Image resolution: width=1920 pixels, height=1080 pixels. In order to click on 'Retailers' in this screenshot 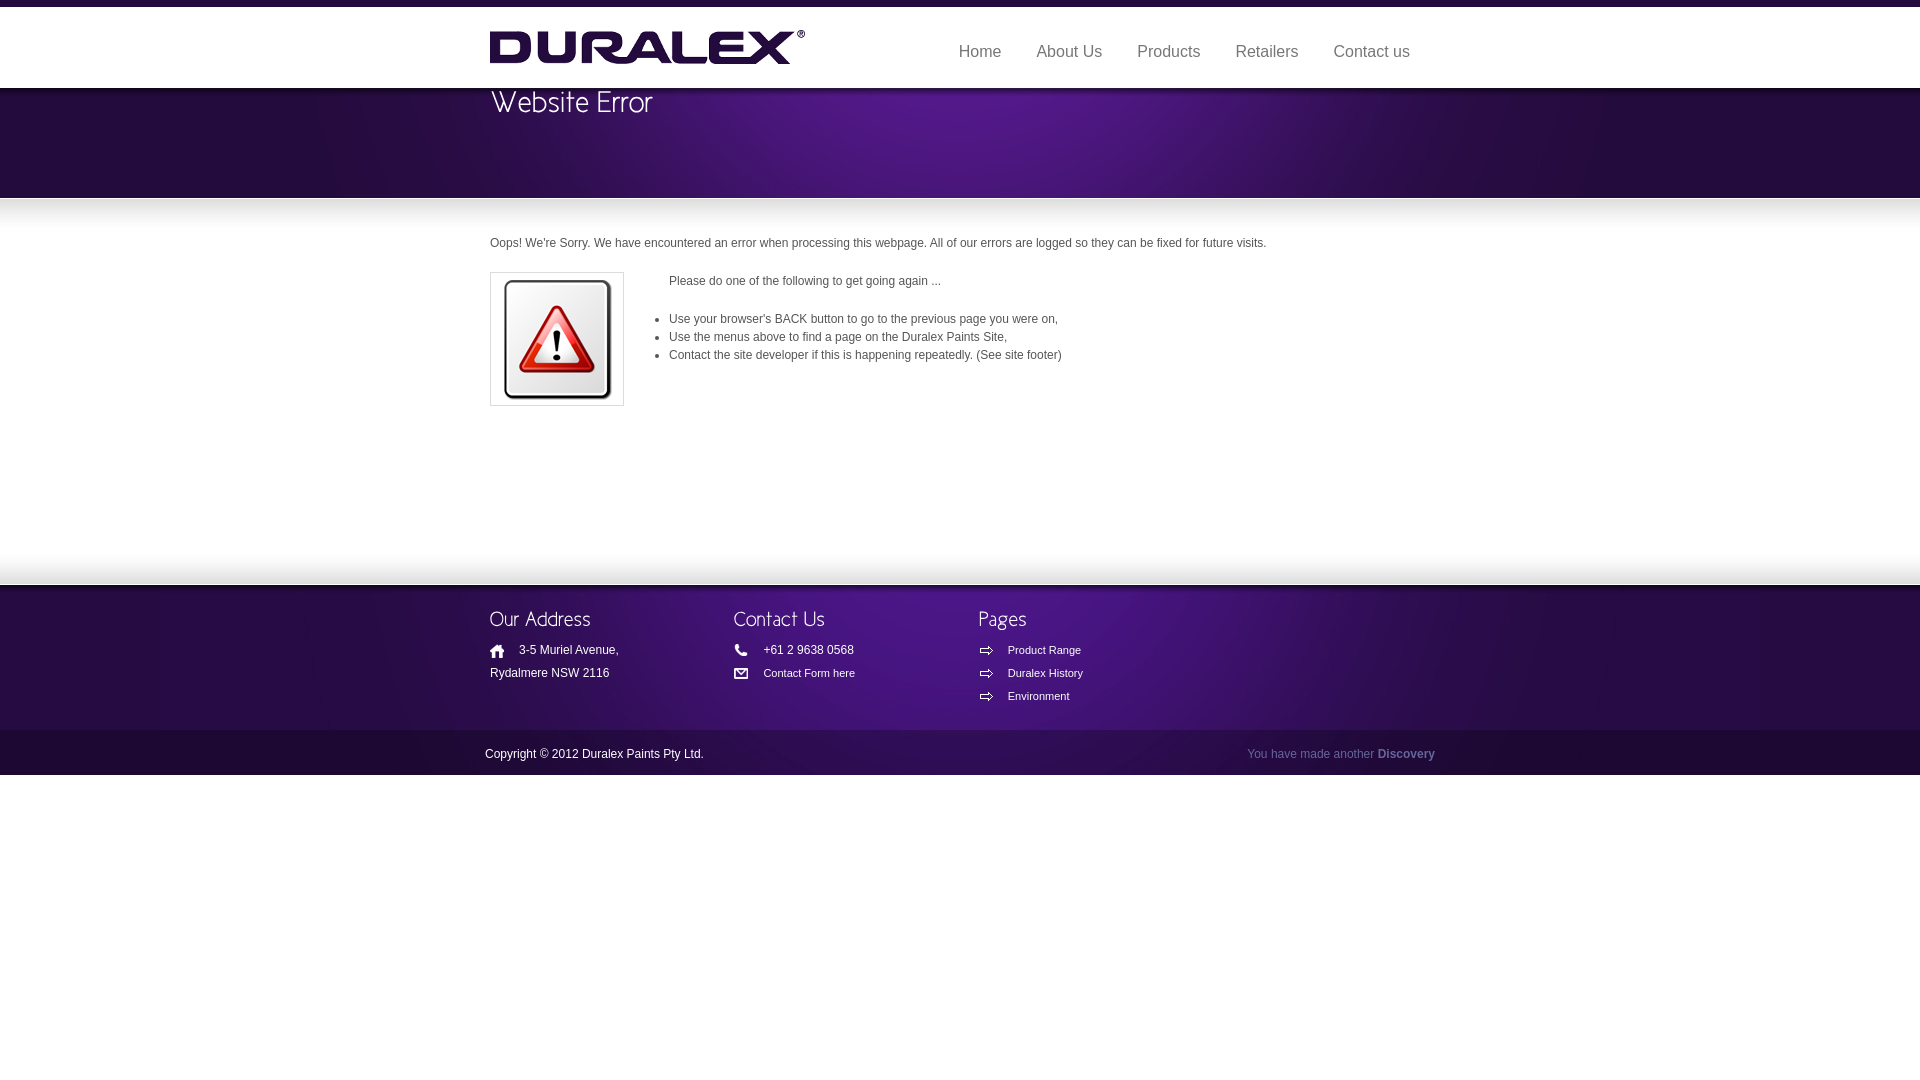, I will do `click(1265, 51)`.